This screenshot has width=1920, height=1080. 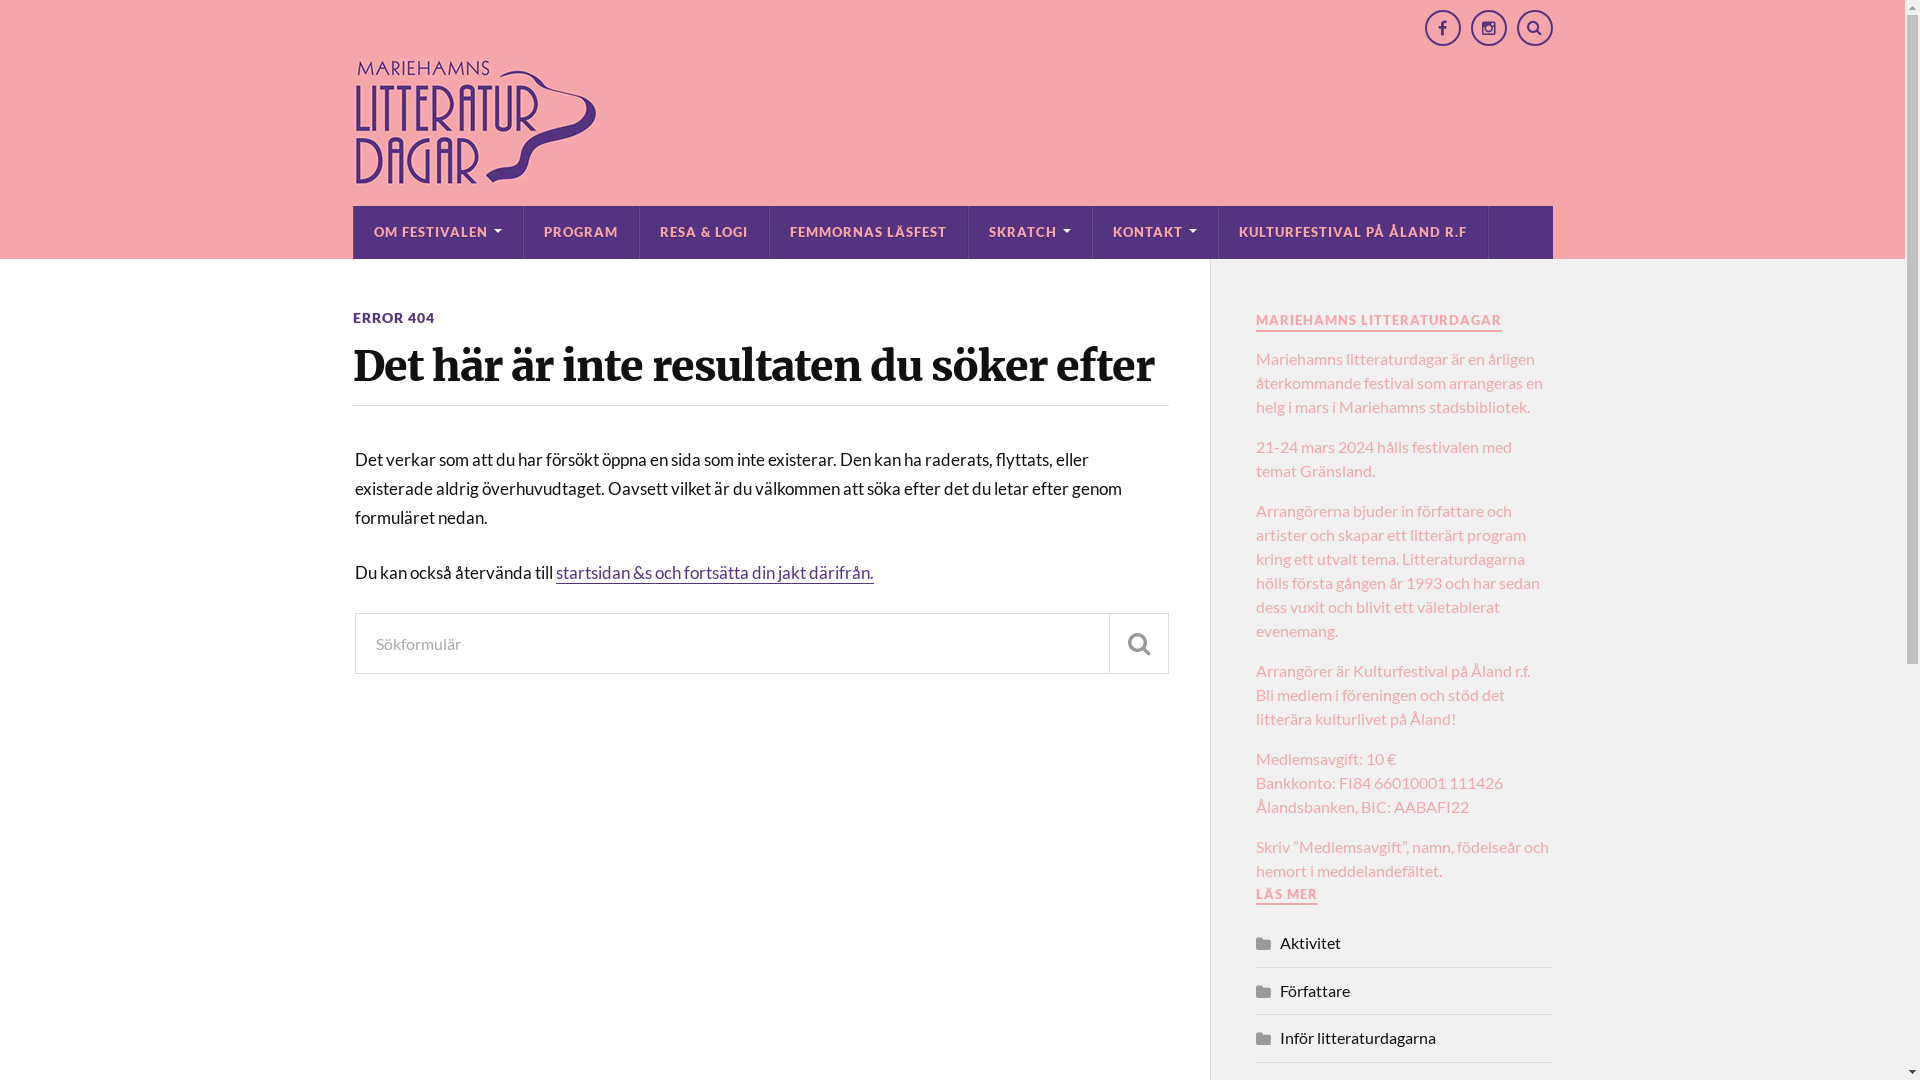 What do you see at coordinates (1090, 231) in the screenshot?
I see `'KONTAKT'` at bounding box center [1090, 231].